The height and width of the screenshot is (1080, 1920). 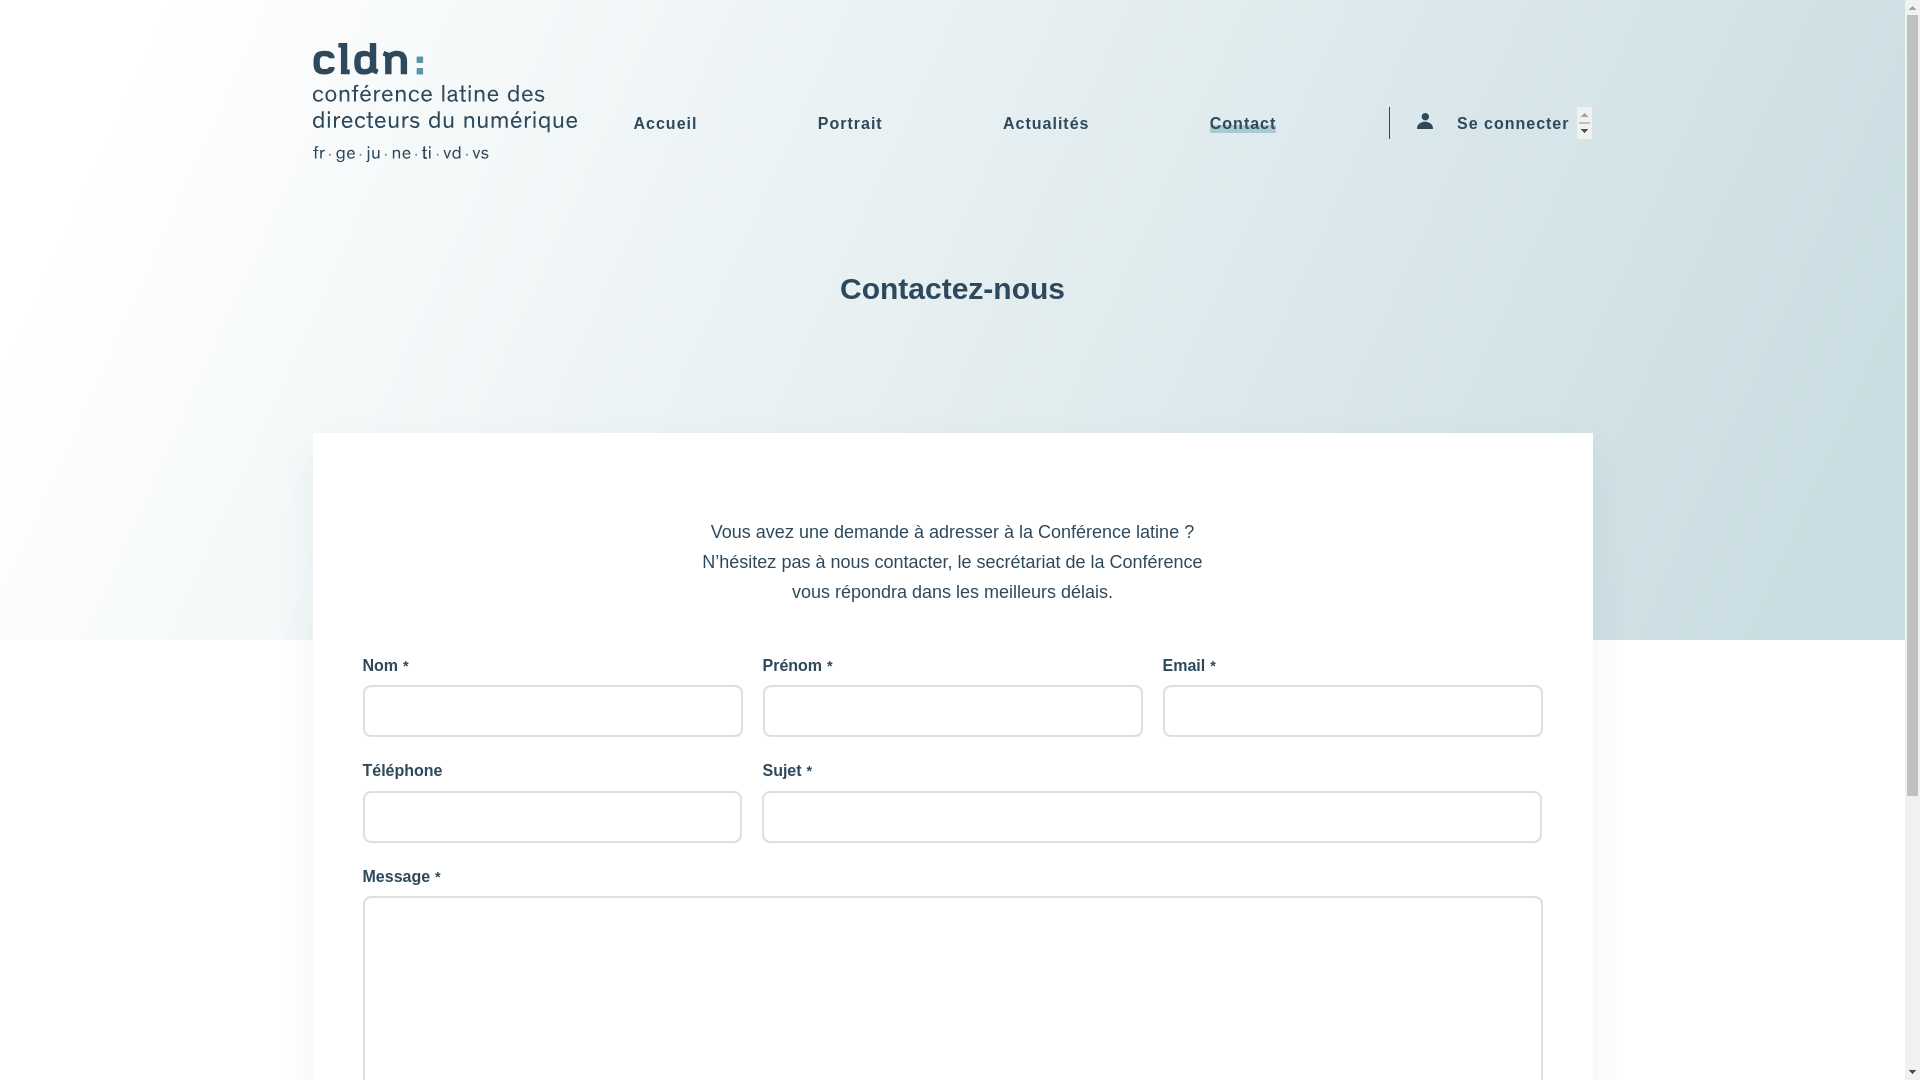 What do you see at coordinates (666, 123) in the screenshot?
I see `'Accueil'` at bounding box center [666, 123].